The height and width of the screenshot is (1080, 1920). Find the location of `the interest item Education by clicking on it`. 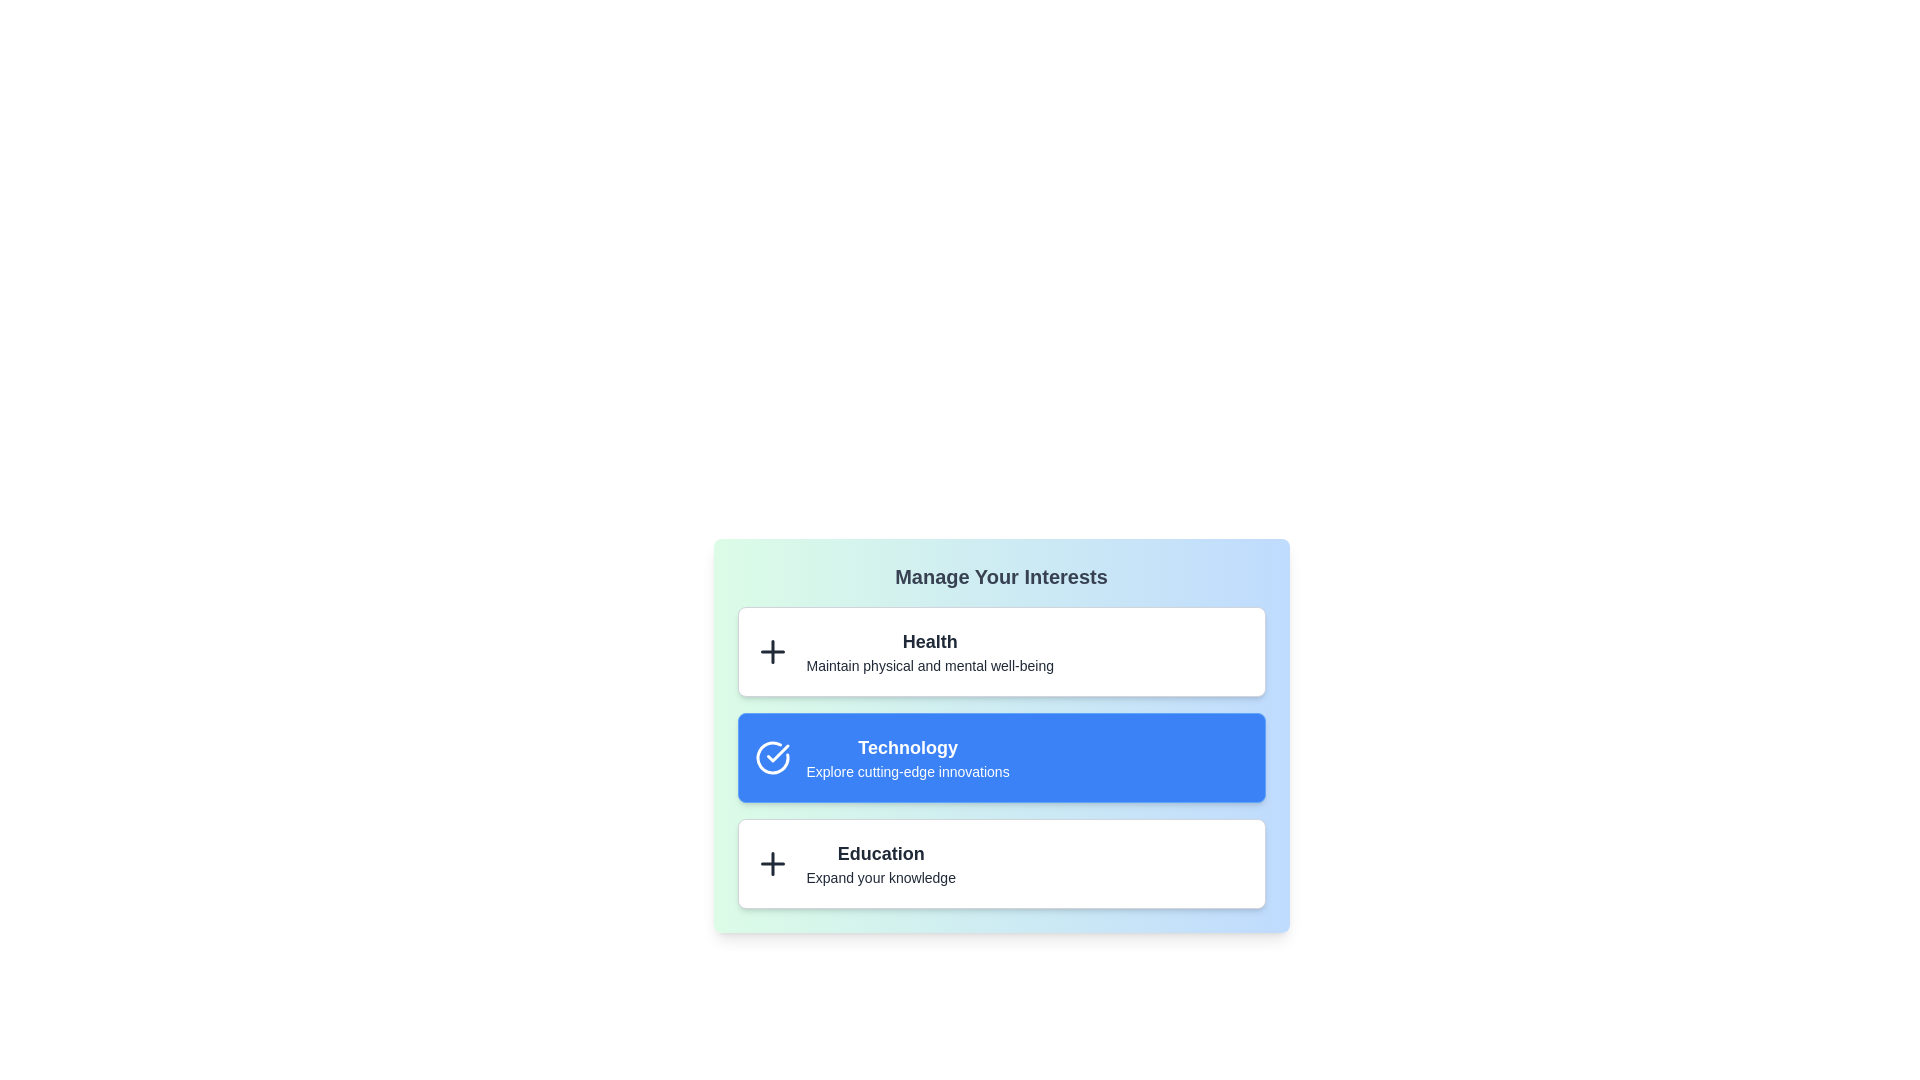

the interest item Education by clicking on it is located at coordinates (1001, 863).